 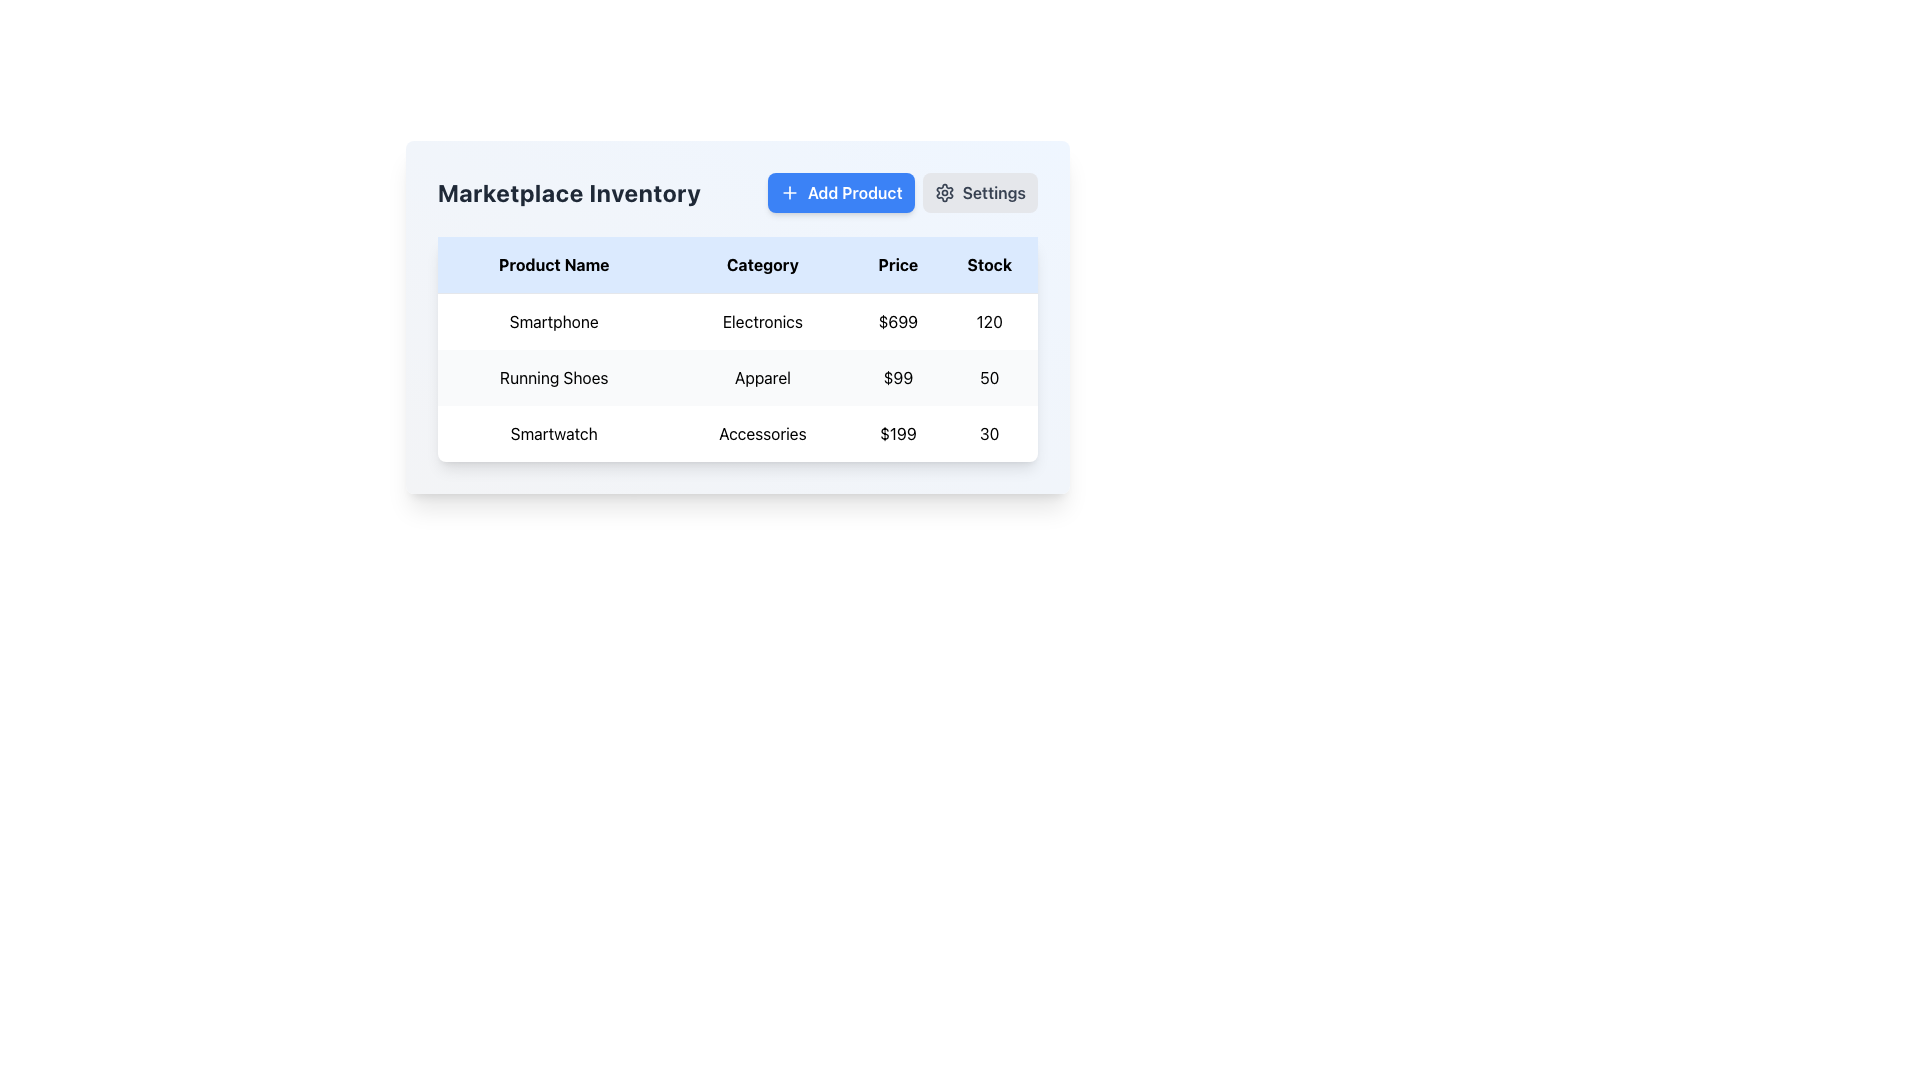 I want to click on the Text Label that identifies the product name in the first row of the 'Marketplace Inventory' table, so click(x=554, y=320).